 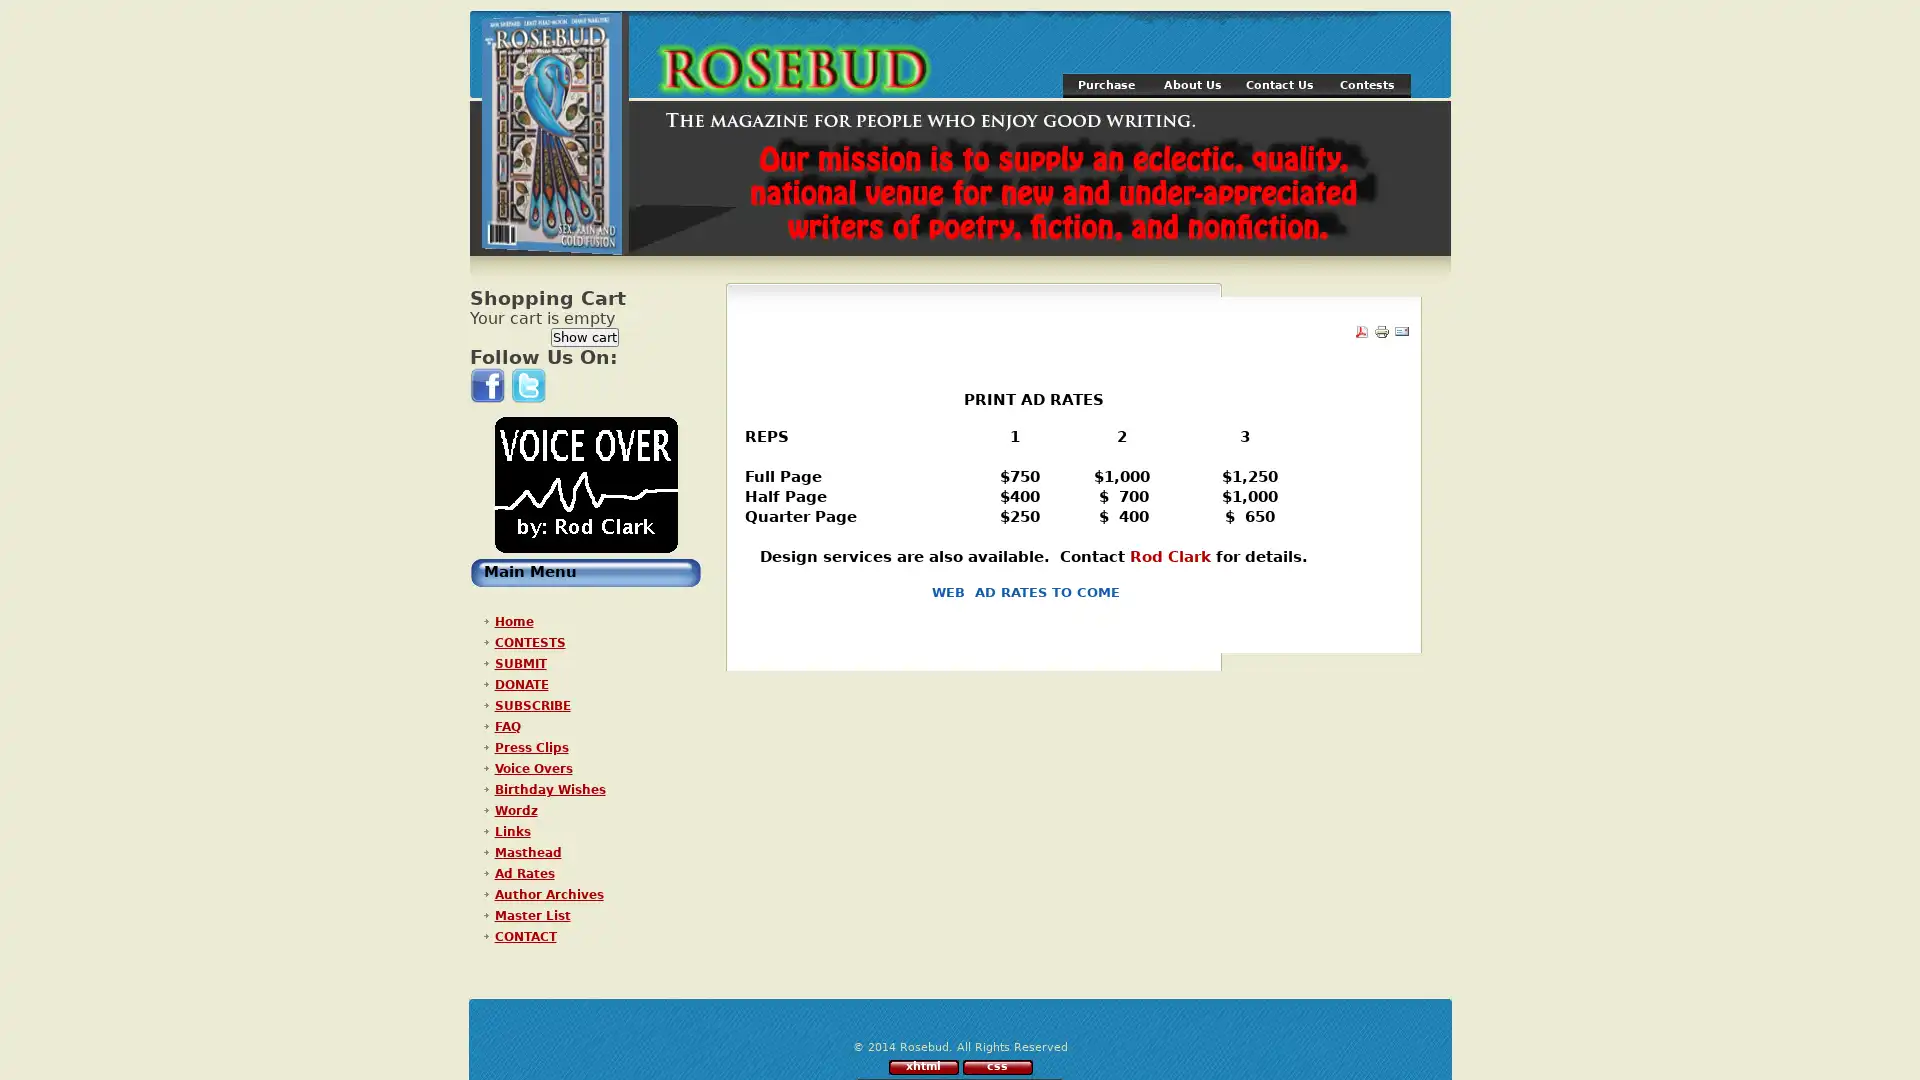 I want to click on Show cart, so click(x=584, y=336).